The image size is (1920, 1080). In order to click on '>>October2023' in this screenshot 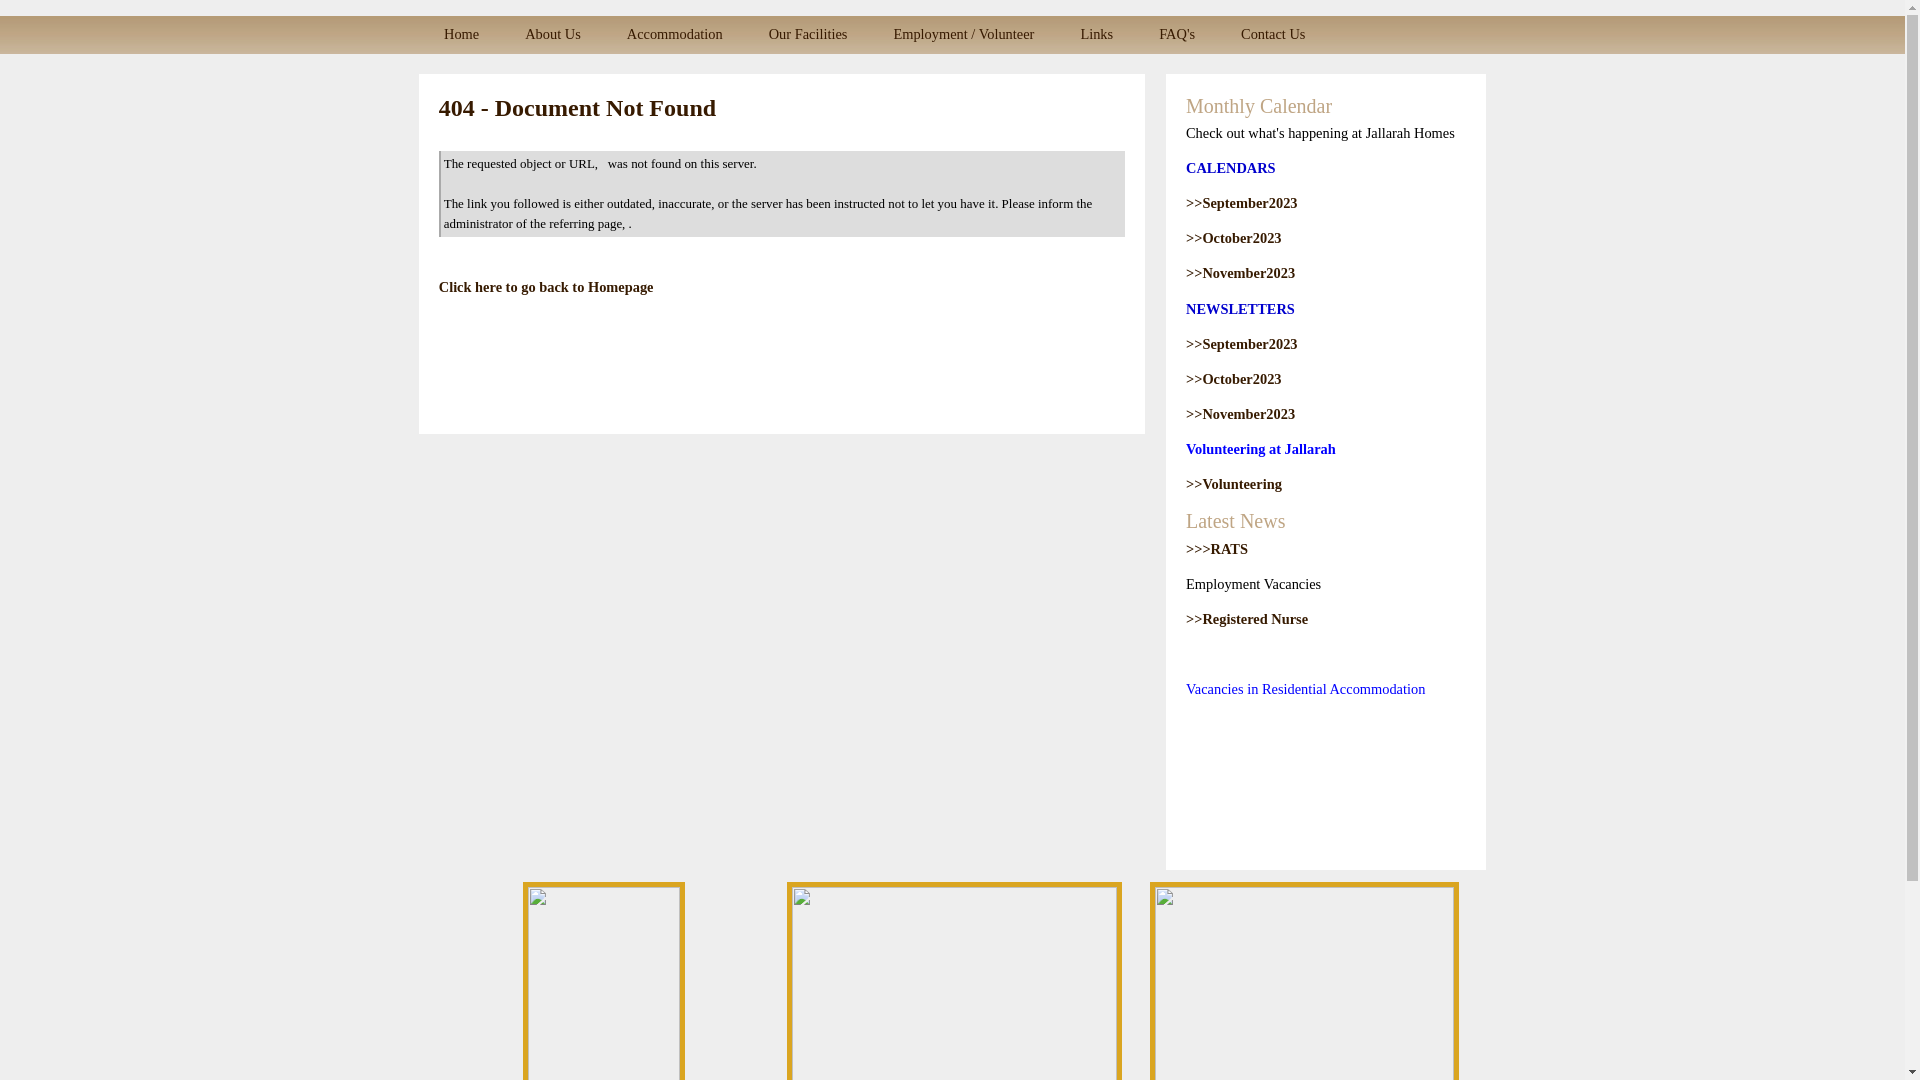, I will do `click(1232, 378)`.